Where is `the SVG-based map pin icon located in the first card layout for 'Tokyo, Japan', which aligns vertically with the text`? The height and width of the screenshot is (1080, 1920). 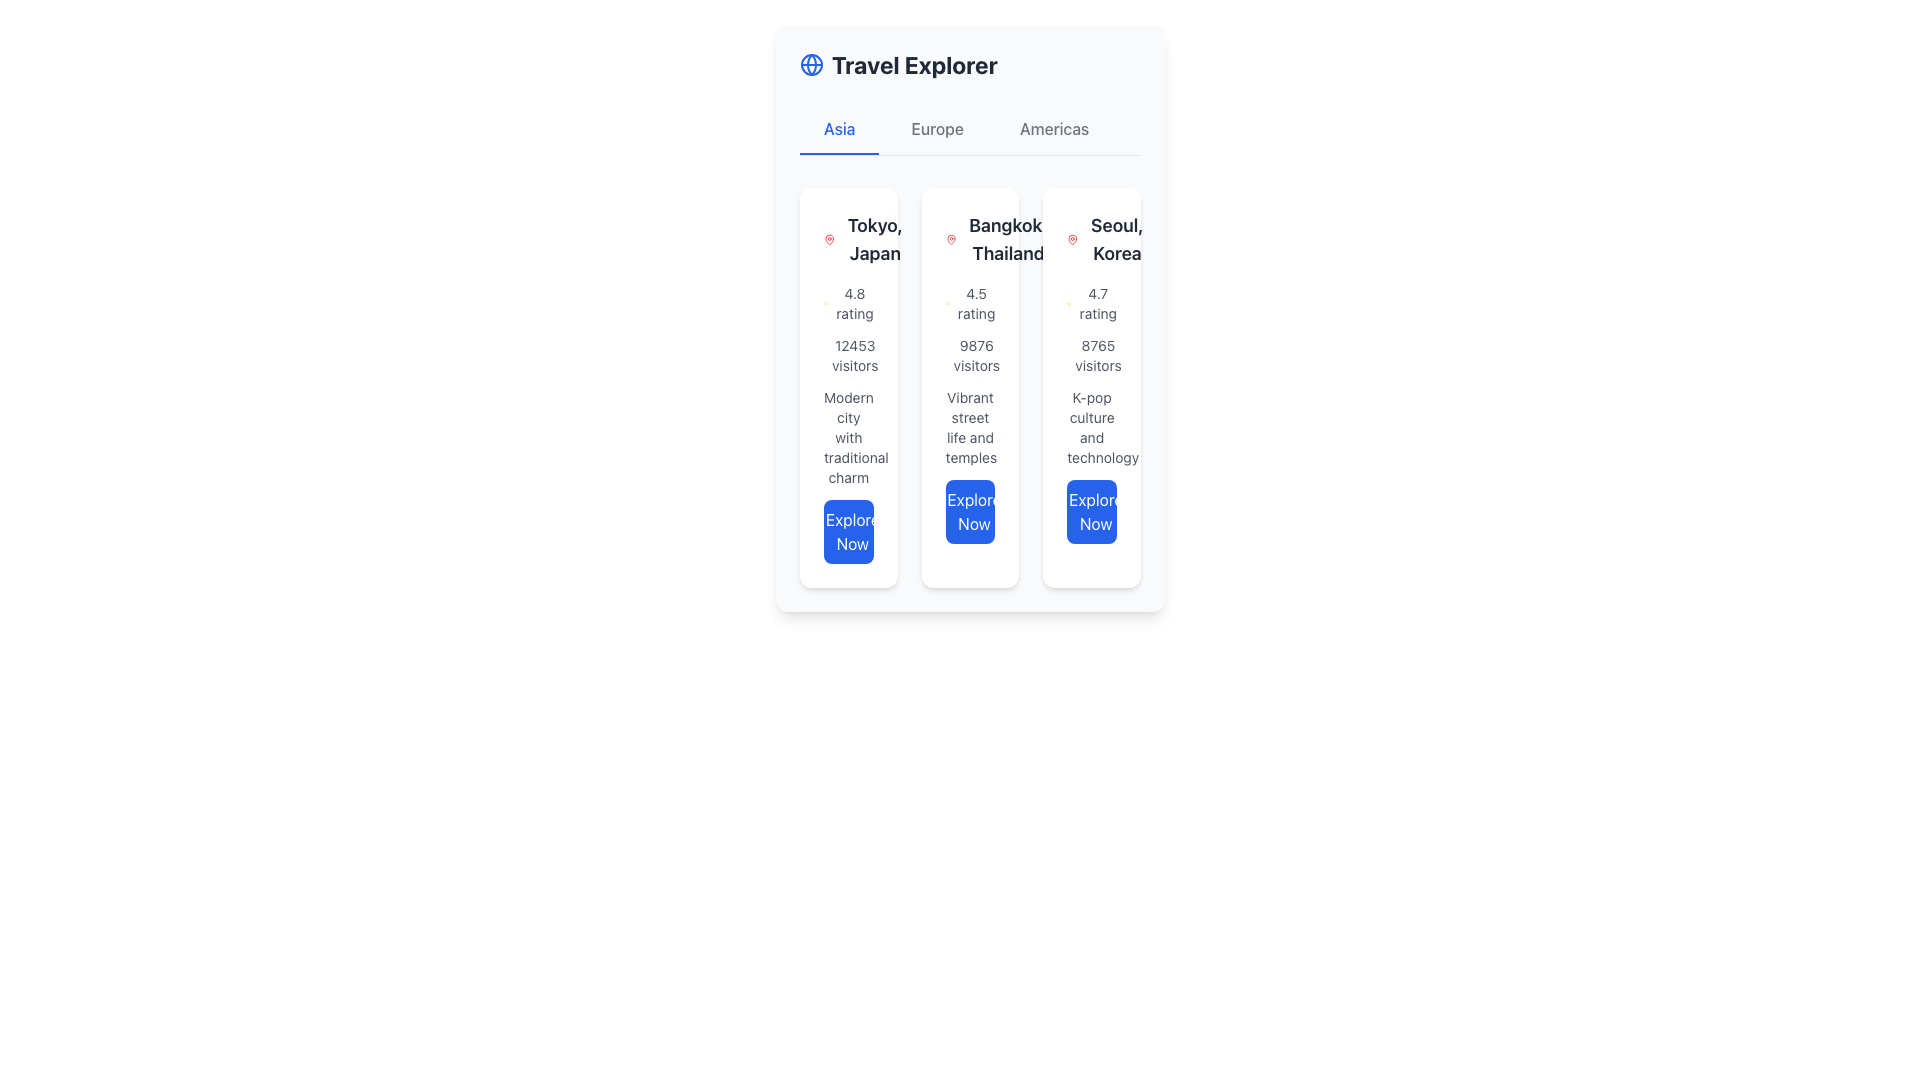 the SVG-based map pin icon located in the first card layout for 'Tokyo, Japan', which aligns vertically with the text is located at coordinates (829, 238).